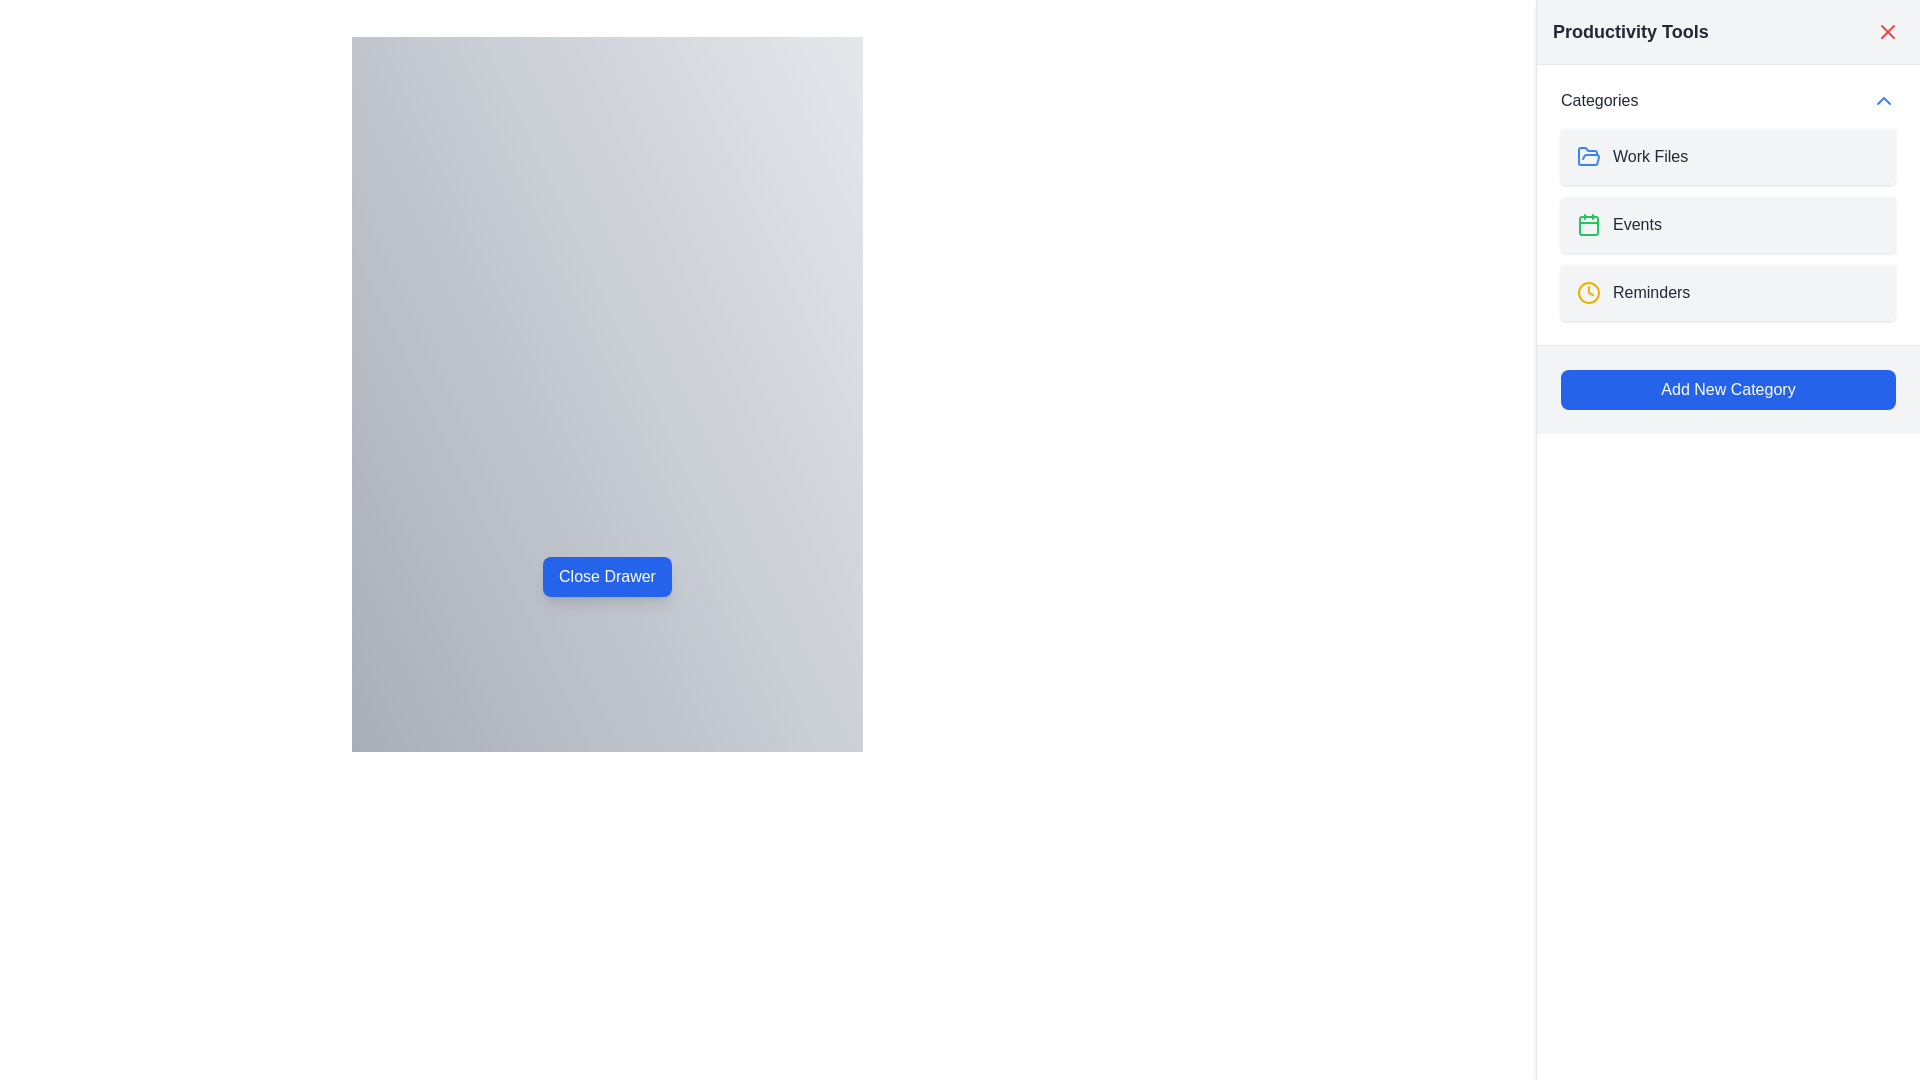  Describe the element at coordinates (1727, 224) in the screenshot. I see `the 'Events' menu item in the 'Categories' list` at that location.